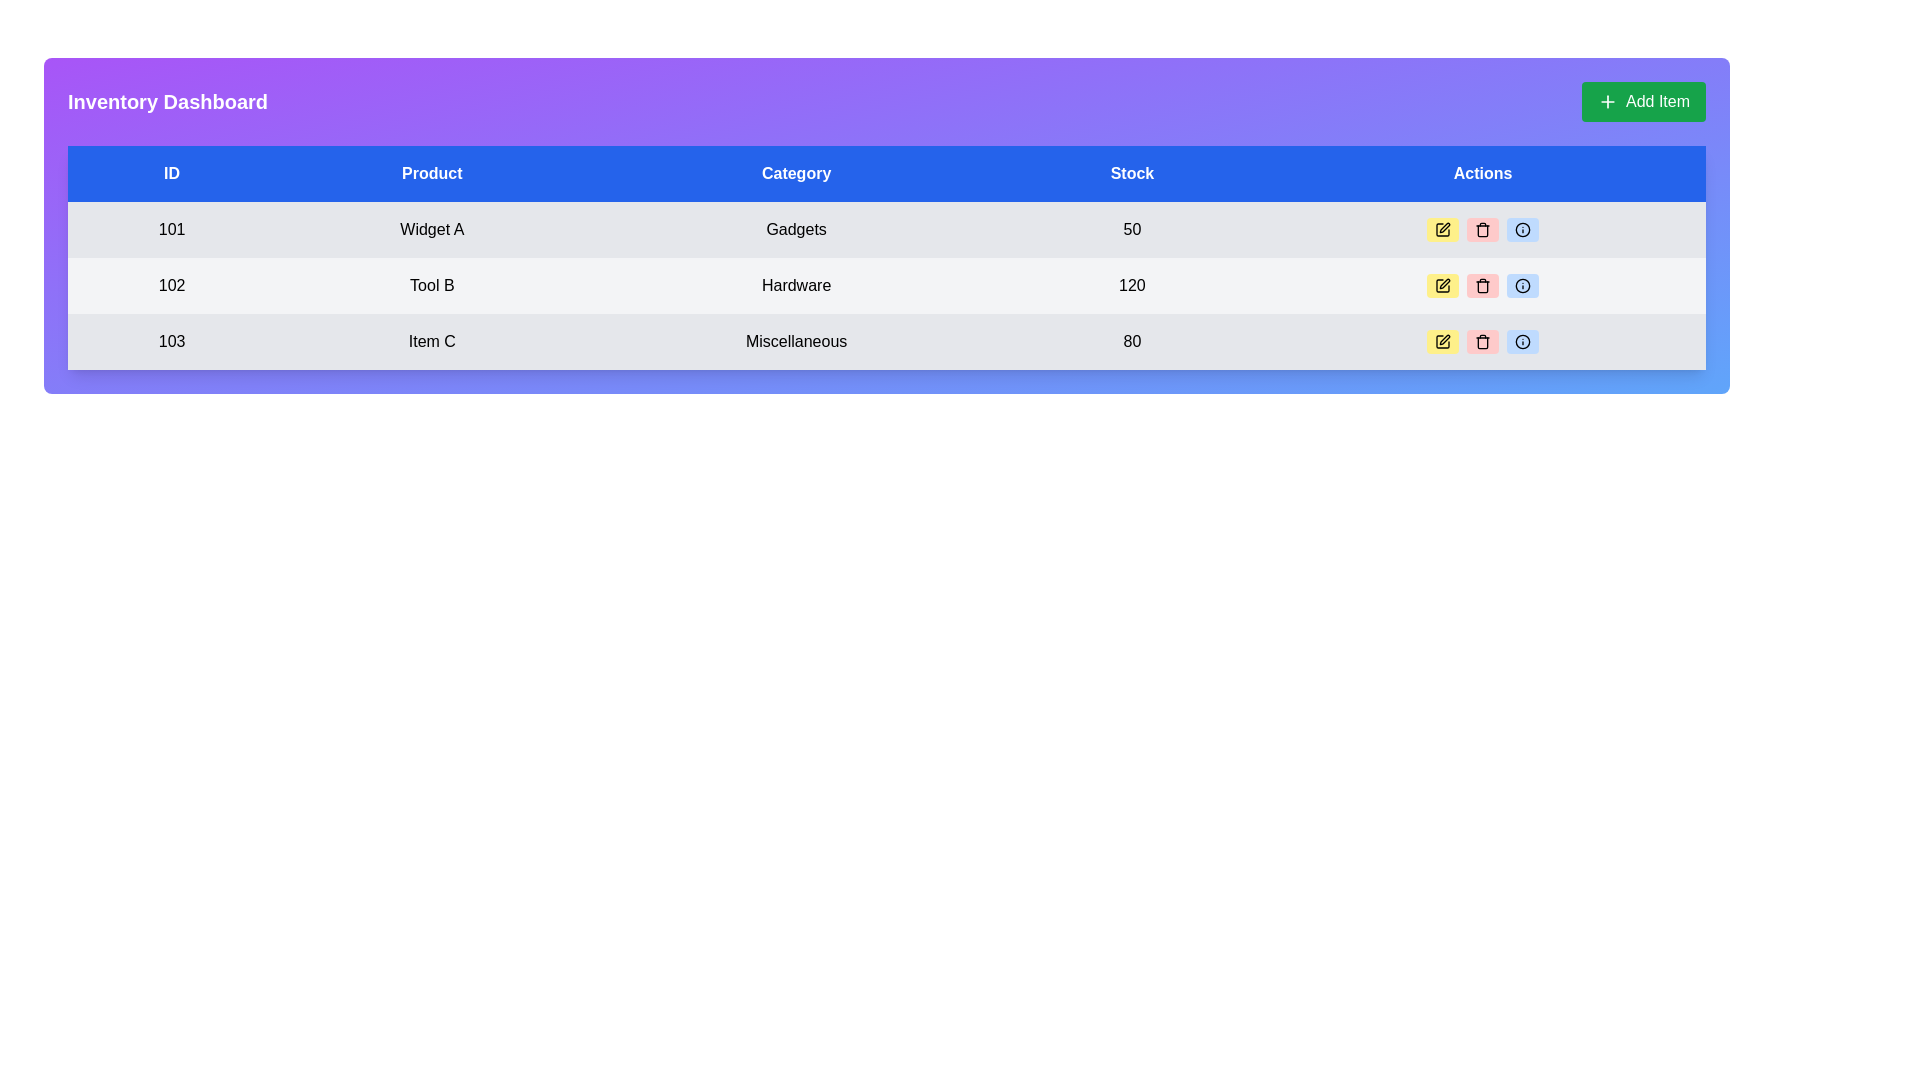 Image resolution: width=1920 pixels, height=1080 pixels. I want to click on the 'Product' label, which is a white text label centered within a blue rectangular background, located in the second column of the header row in the table under 'Inventory Dashboard', so click(431, 172).